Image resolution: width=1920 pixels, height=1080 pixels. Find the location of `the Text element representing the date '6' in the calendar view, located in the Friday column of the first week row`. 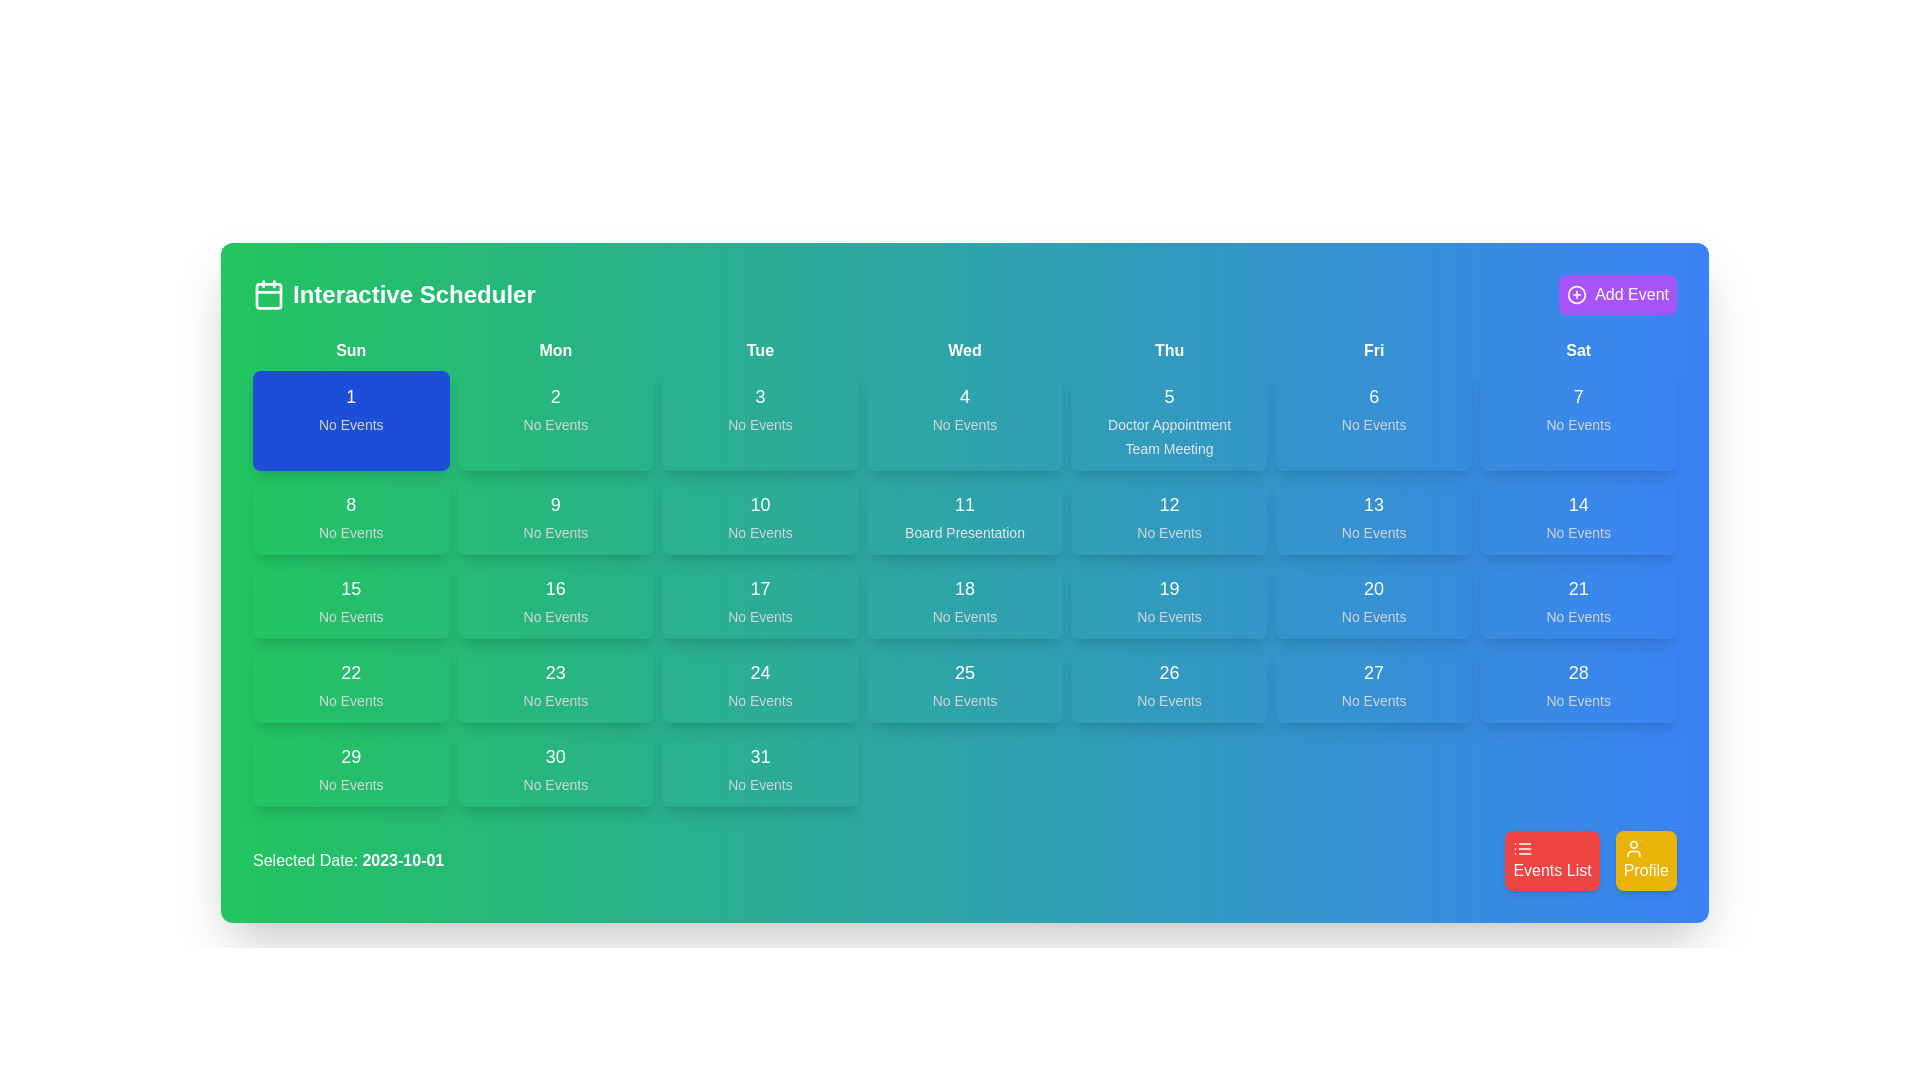

the Text element representing the date '6' in the calendar view, located in the Friday column of the first week row is located at coordinates (1372, 397).